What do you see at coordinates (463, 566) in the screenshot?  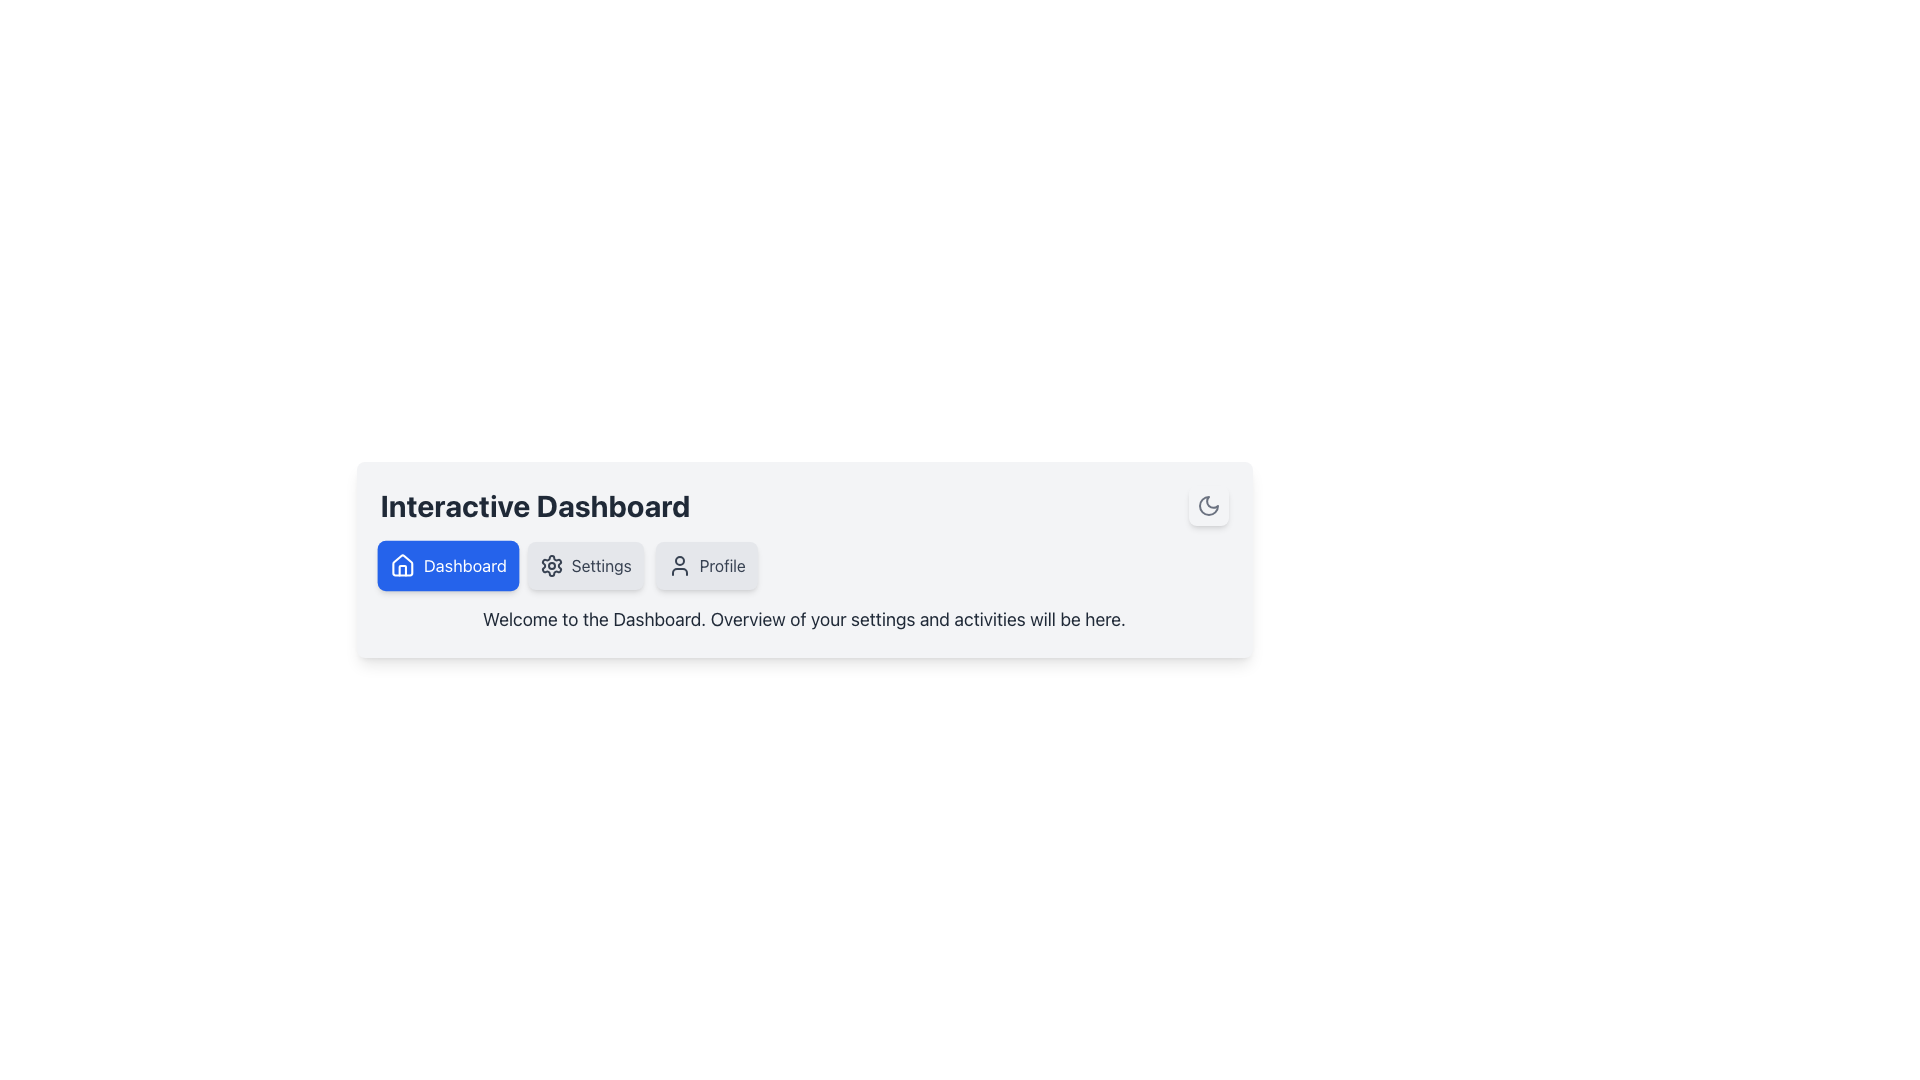 I see `the 'Dashboard' label, which is styled in white font on a blue background and appears as a button-like structure` at bounding box center [463, 566].